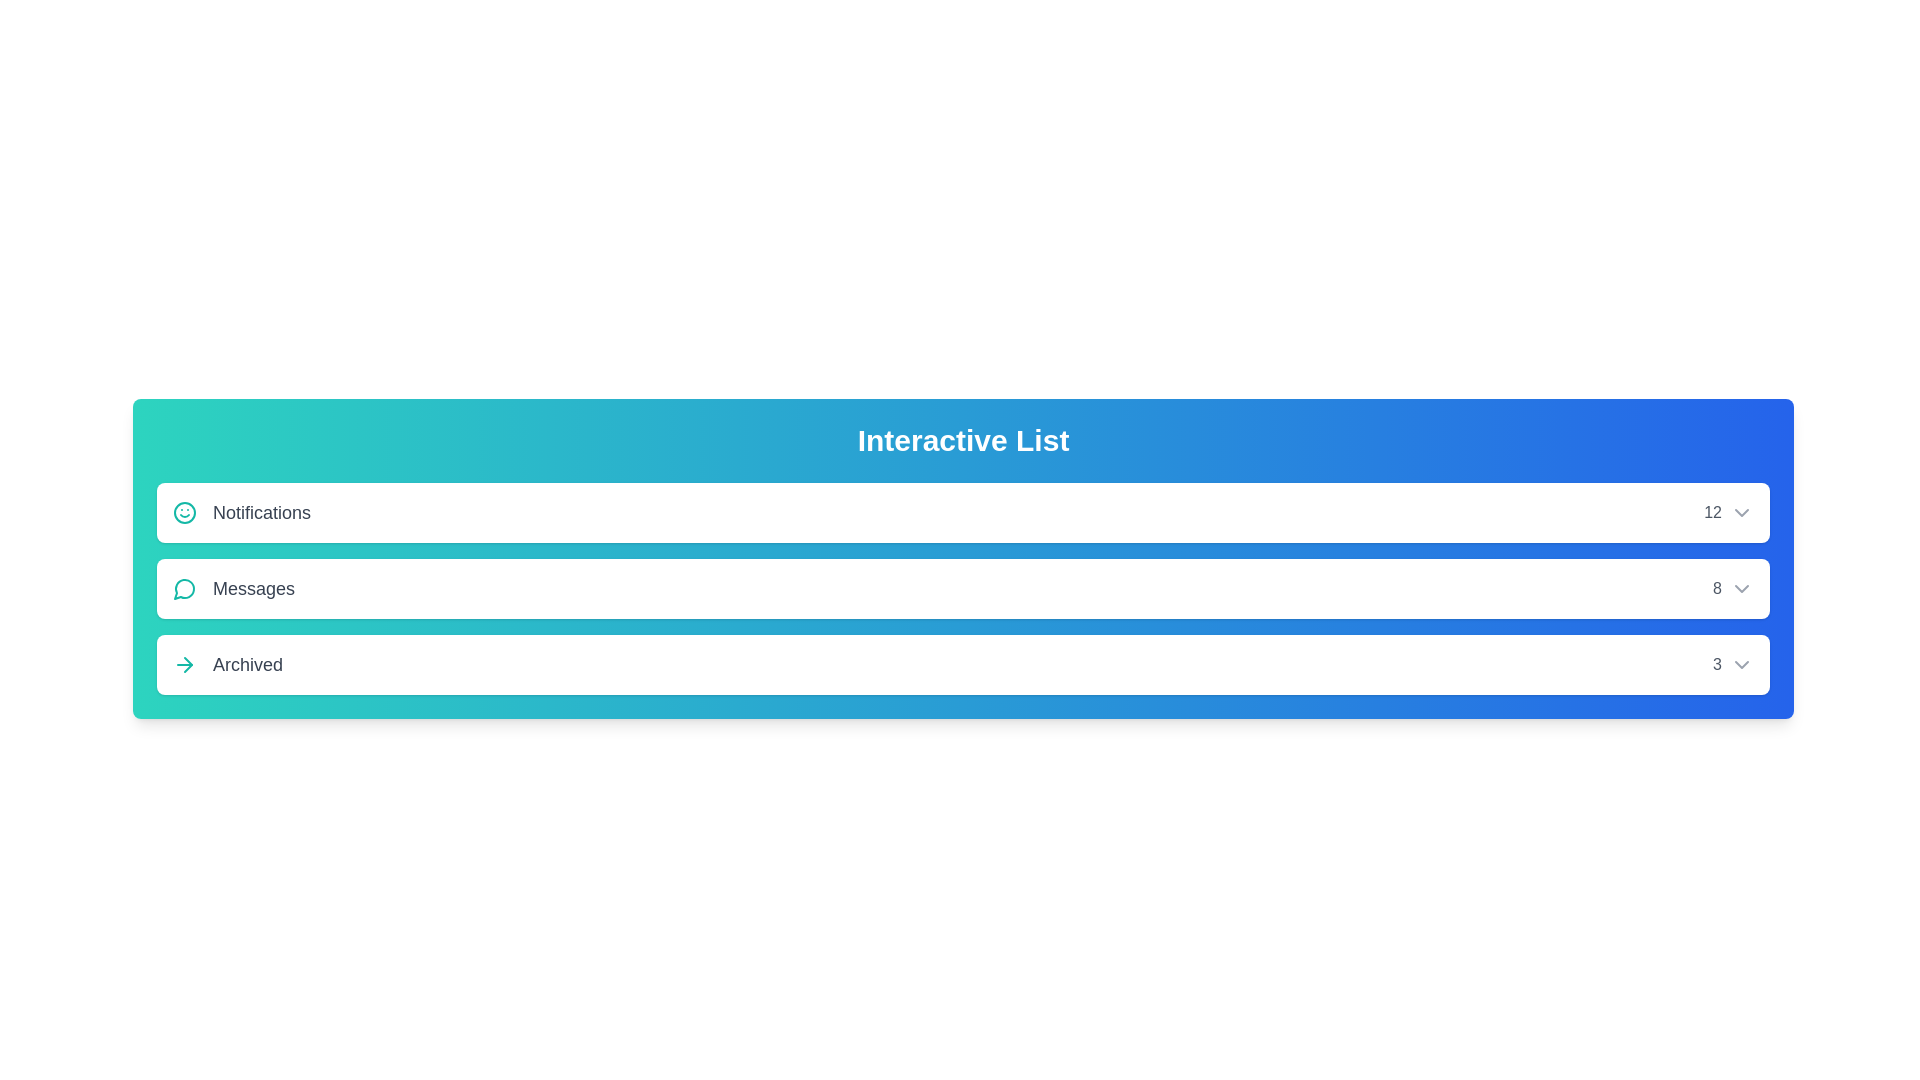 This screenshot has width=1920, height=1080. Describe the element at coordinates (1741, 664) in the screenshot. I see `the dropdown icon of the Archived list item to expand its options` at that location.